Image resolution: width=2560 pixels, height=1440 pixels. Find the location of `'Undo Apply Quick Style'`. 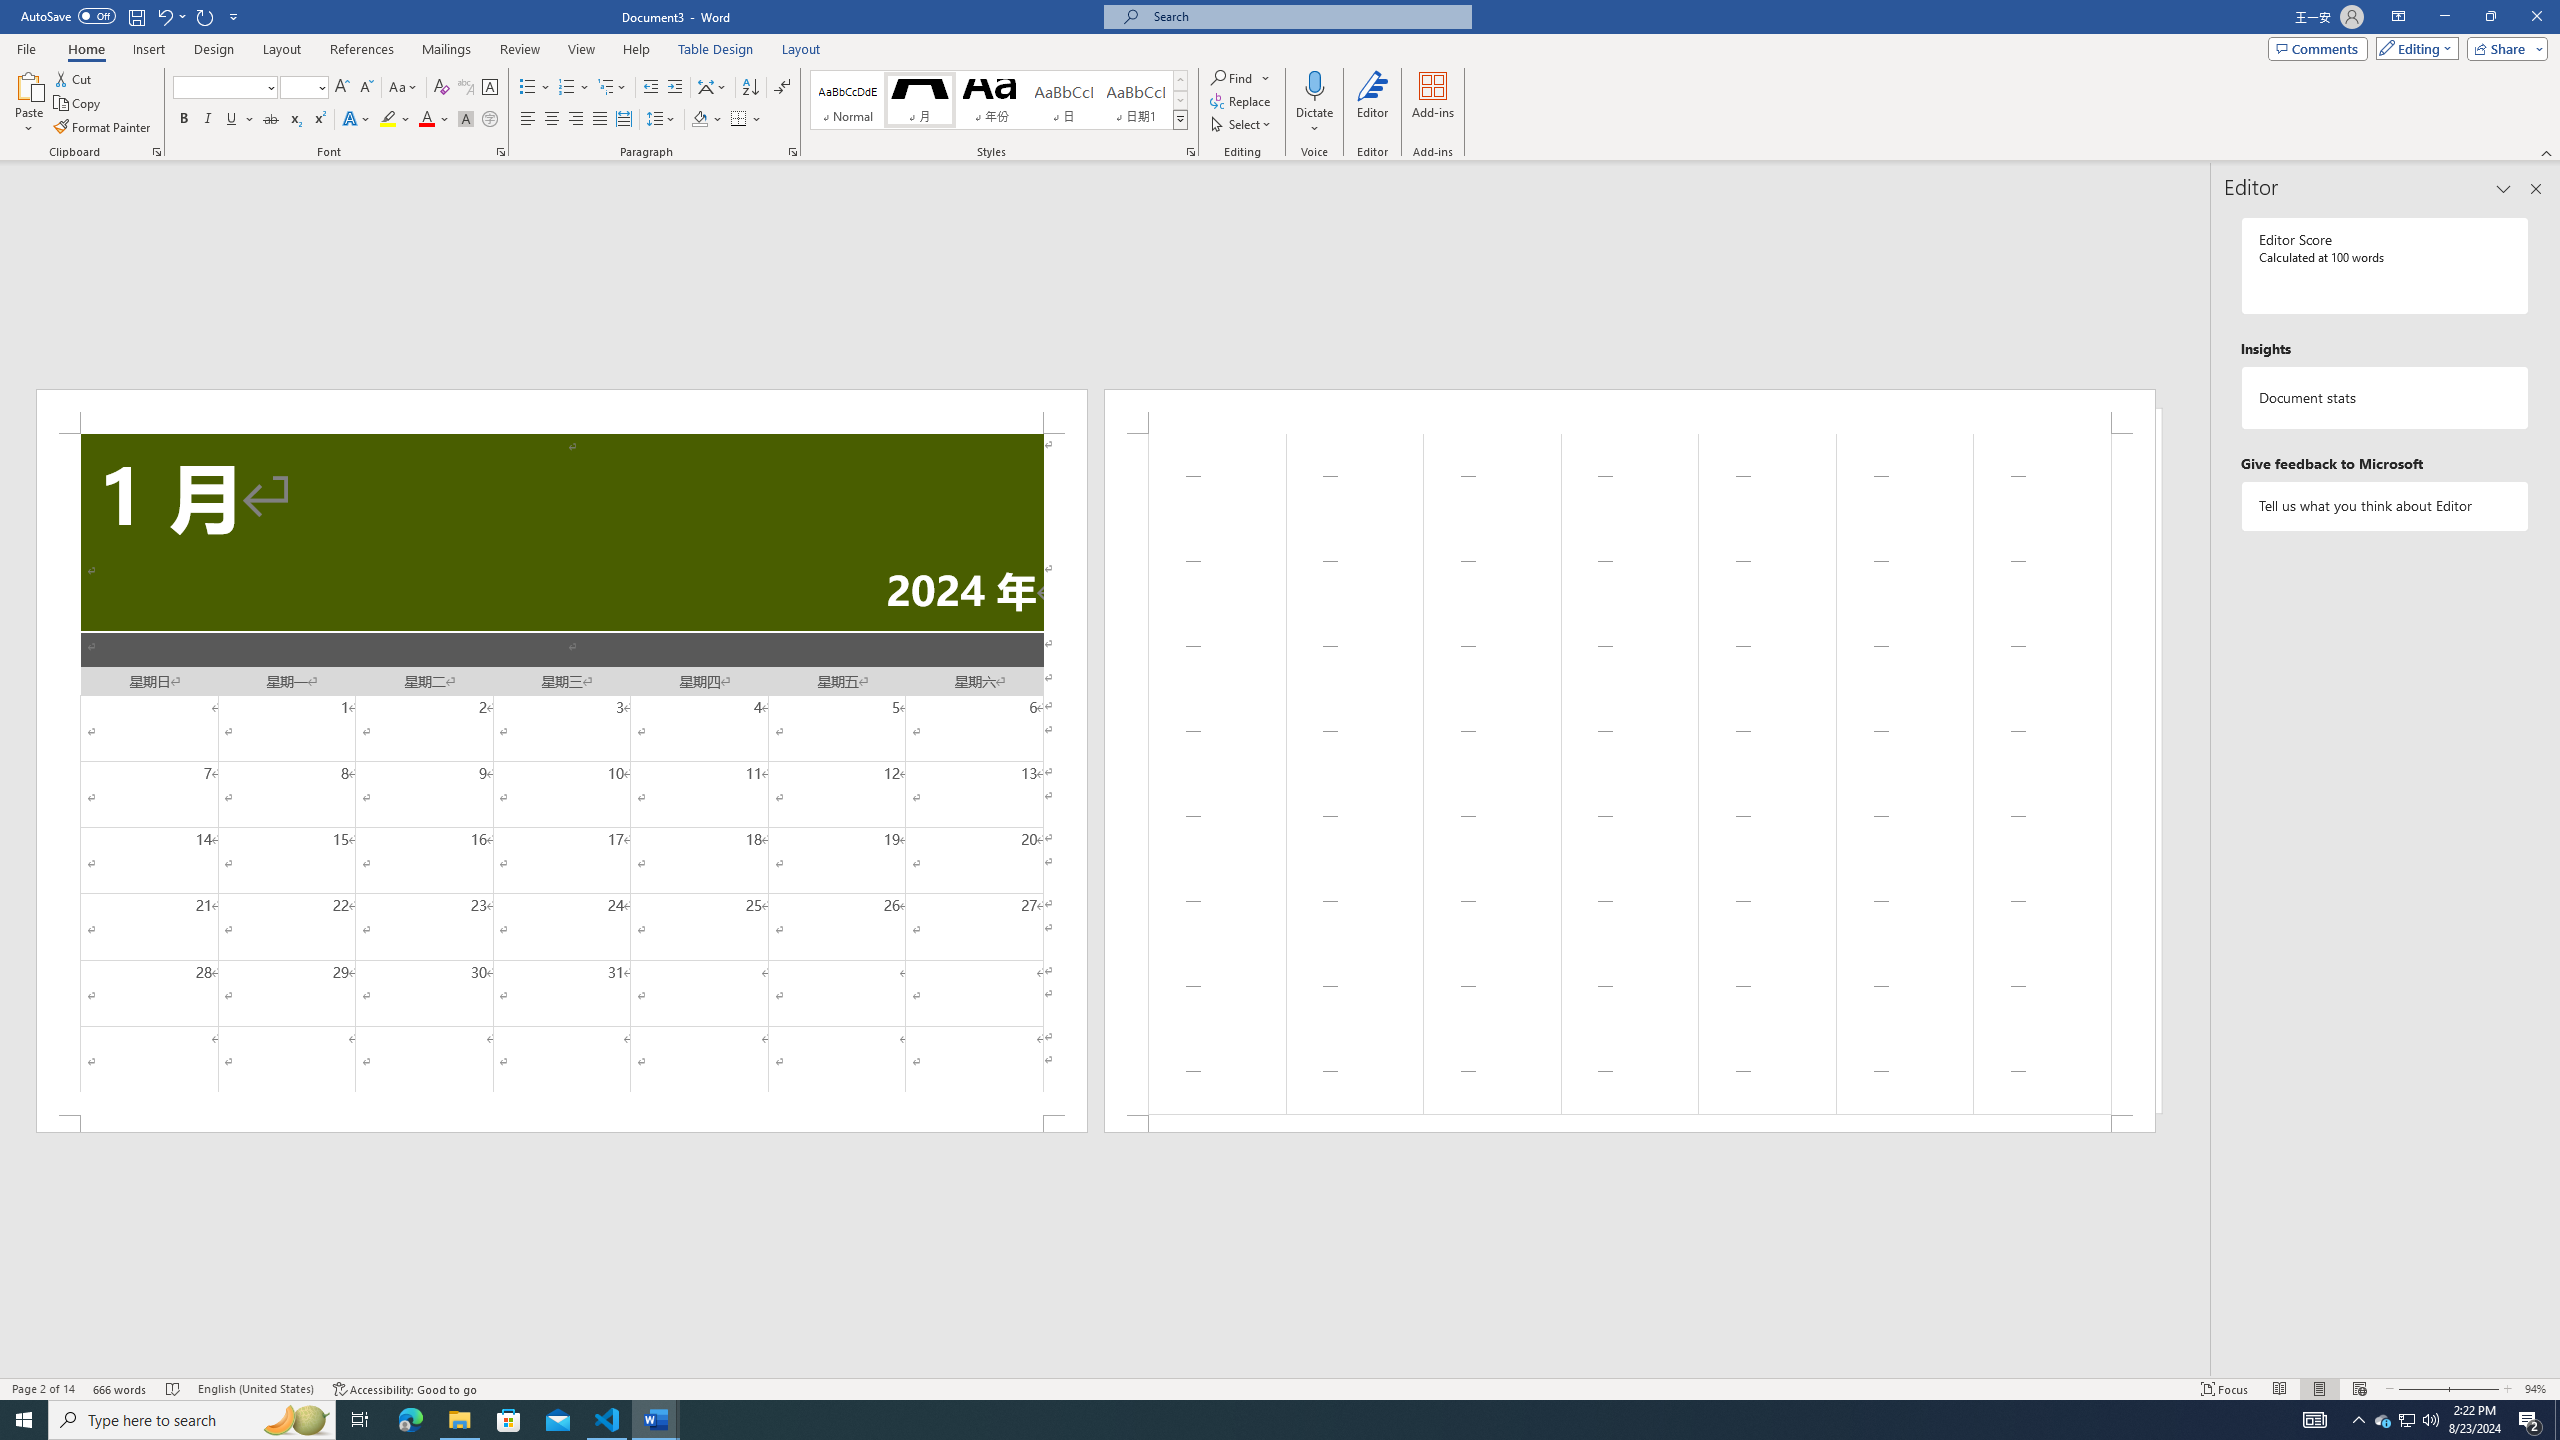

'Undo Apply Quick Style' is located at coordinates (163, 15).